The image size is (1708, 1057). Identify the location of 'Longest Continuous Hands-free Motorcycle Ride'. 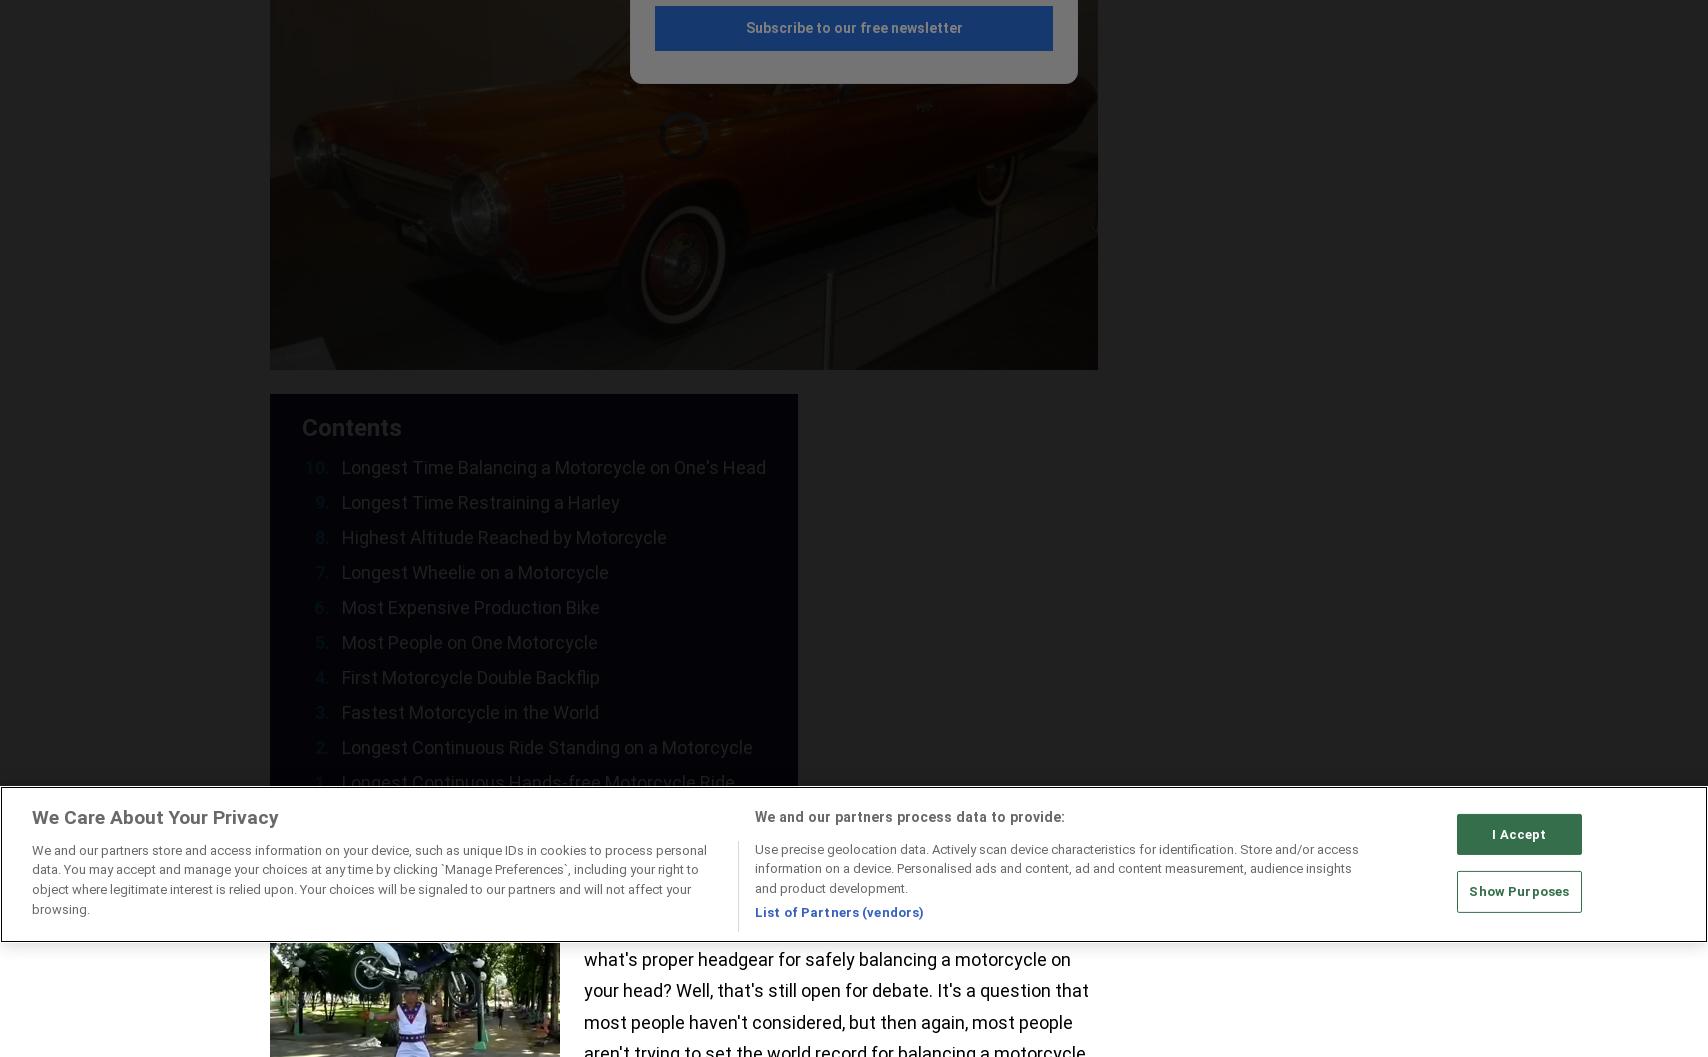
(538, 782).